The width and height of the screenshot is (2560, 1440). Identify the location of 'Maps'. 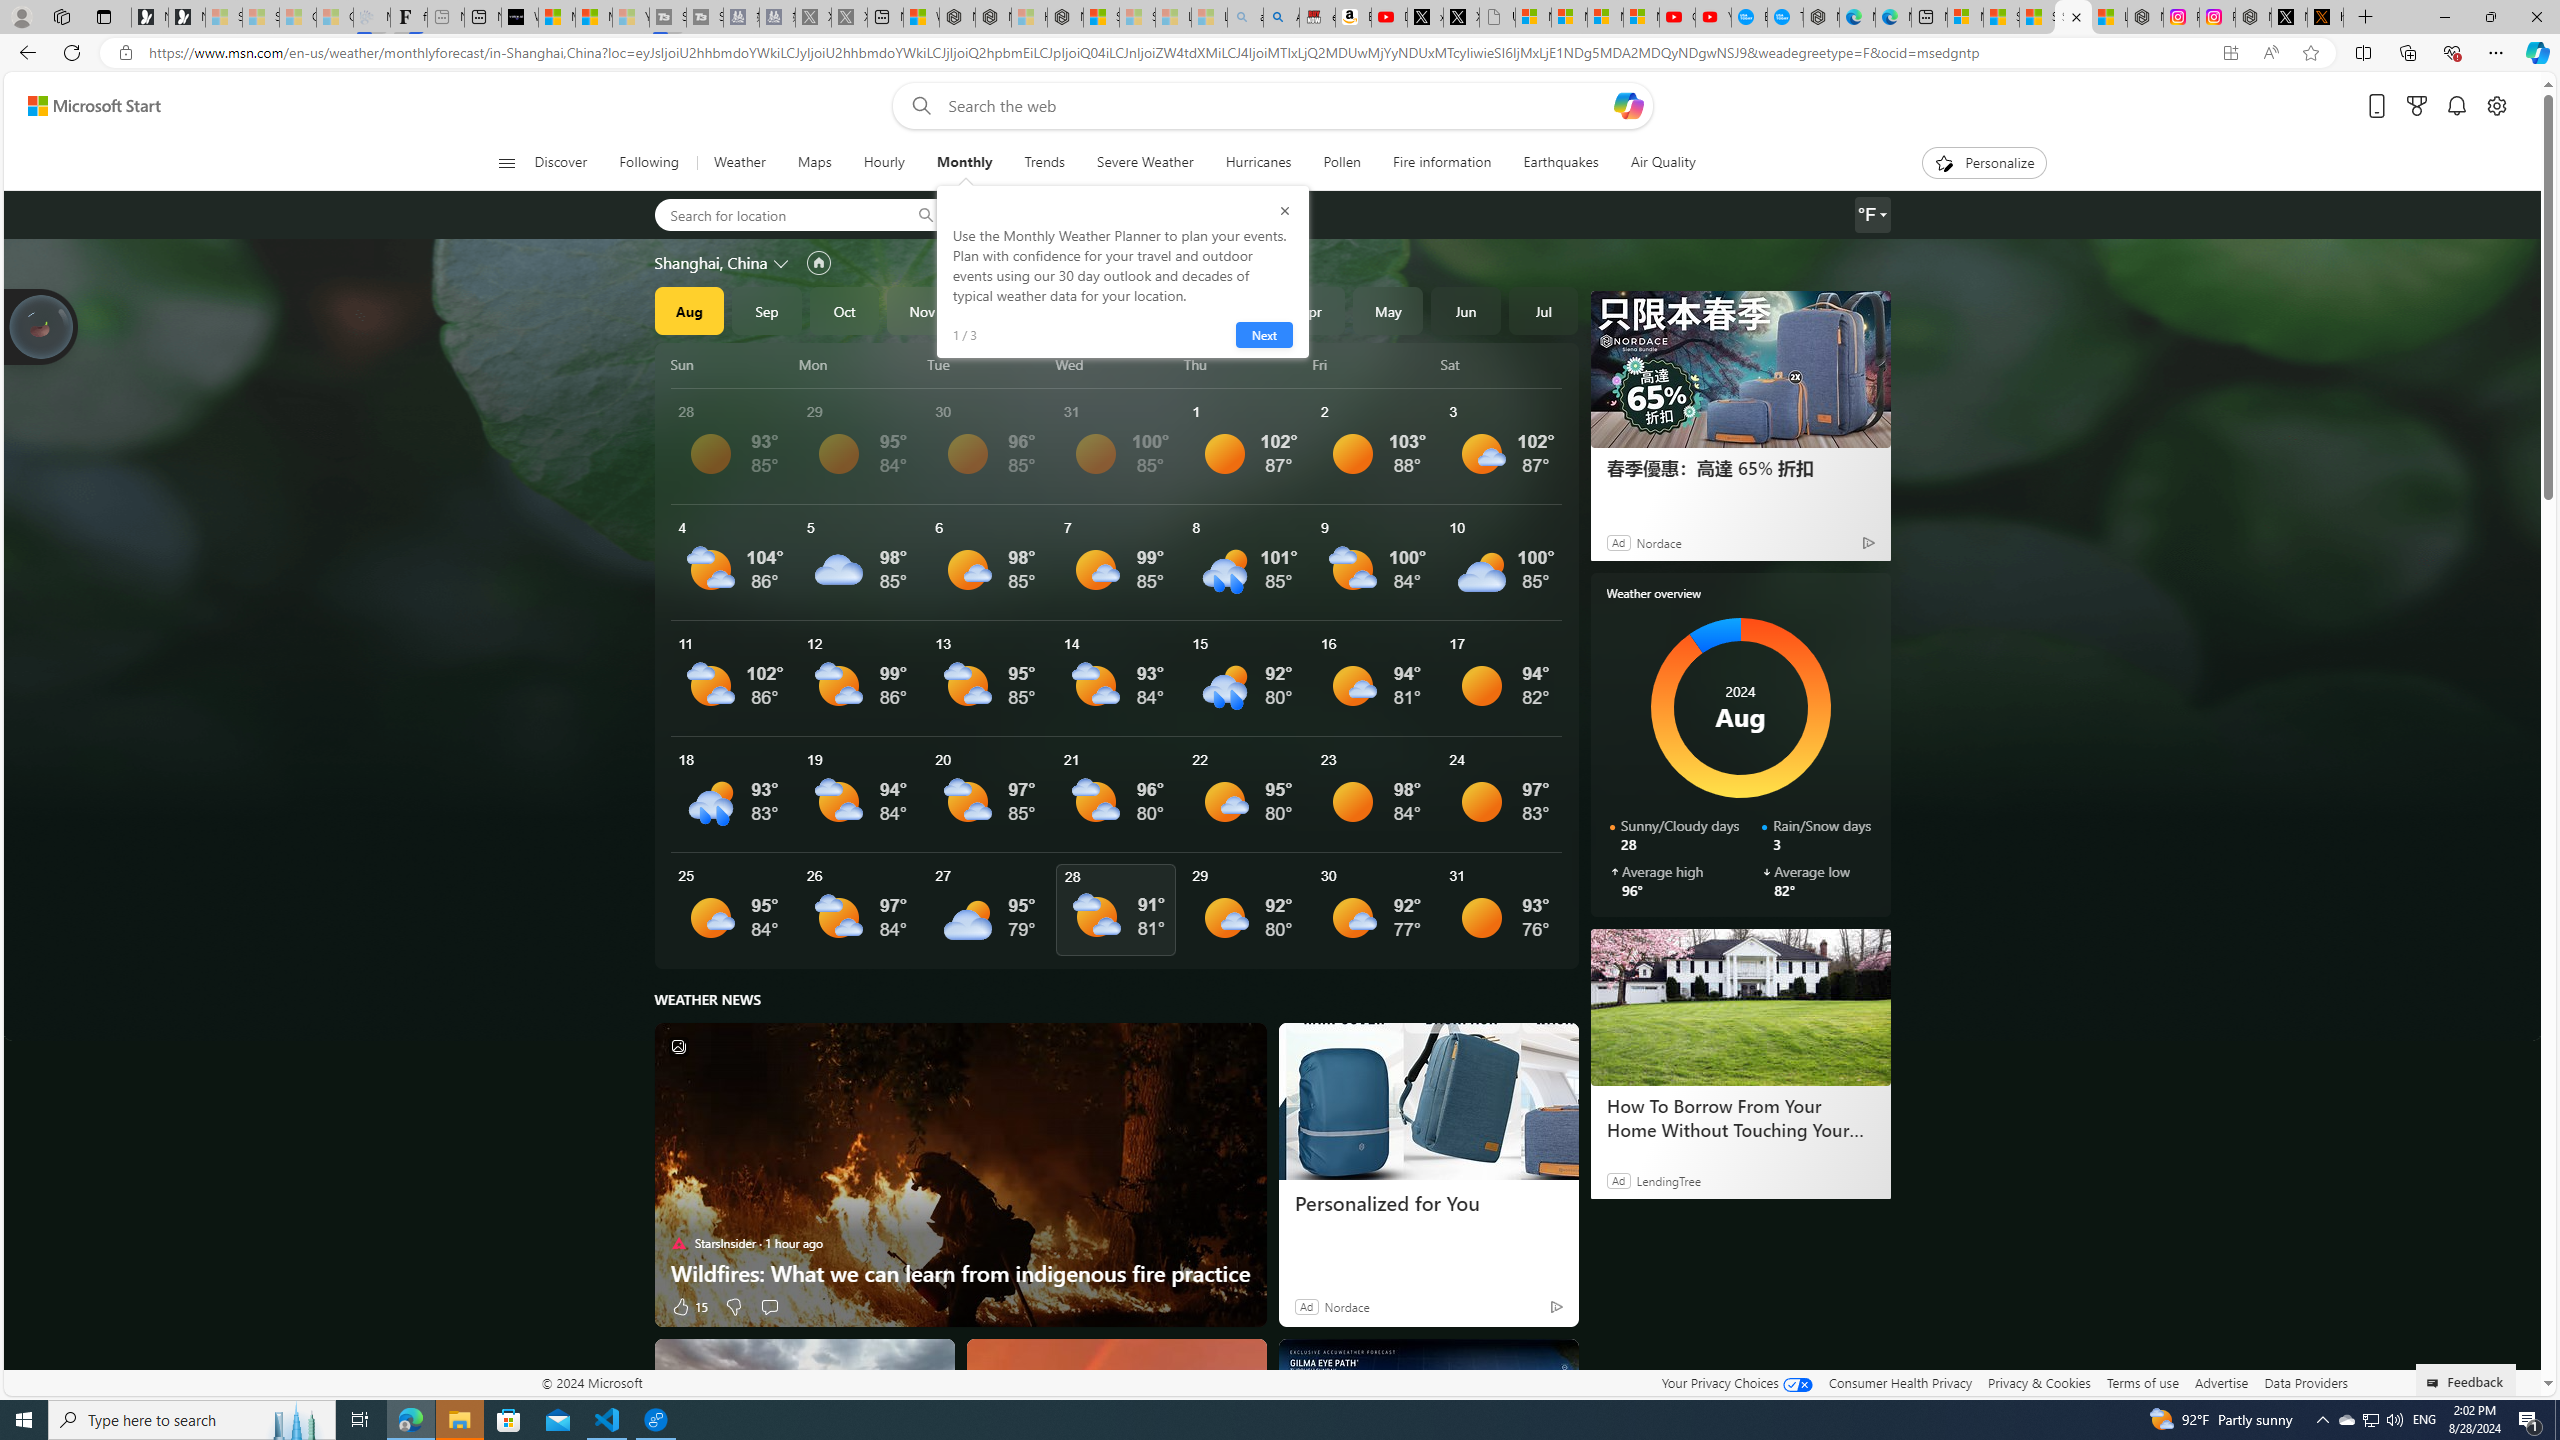
(814, 162).